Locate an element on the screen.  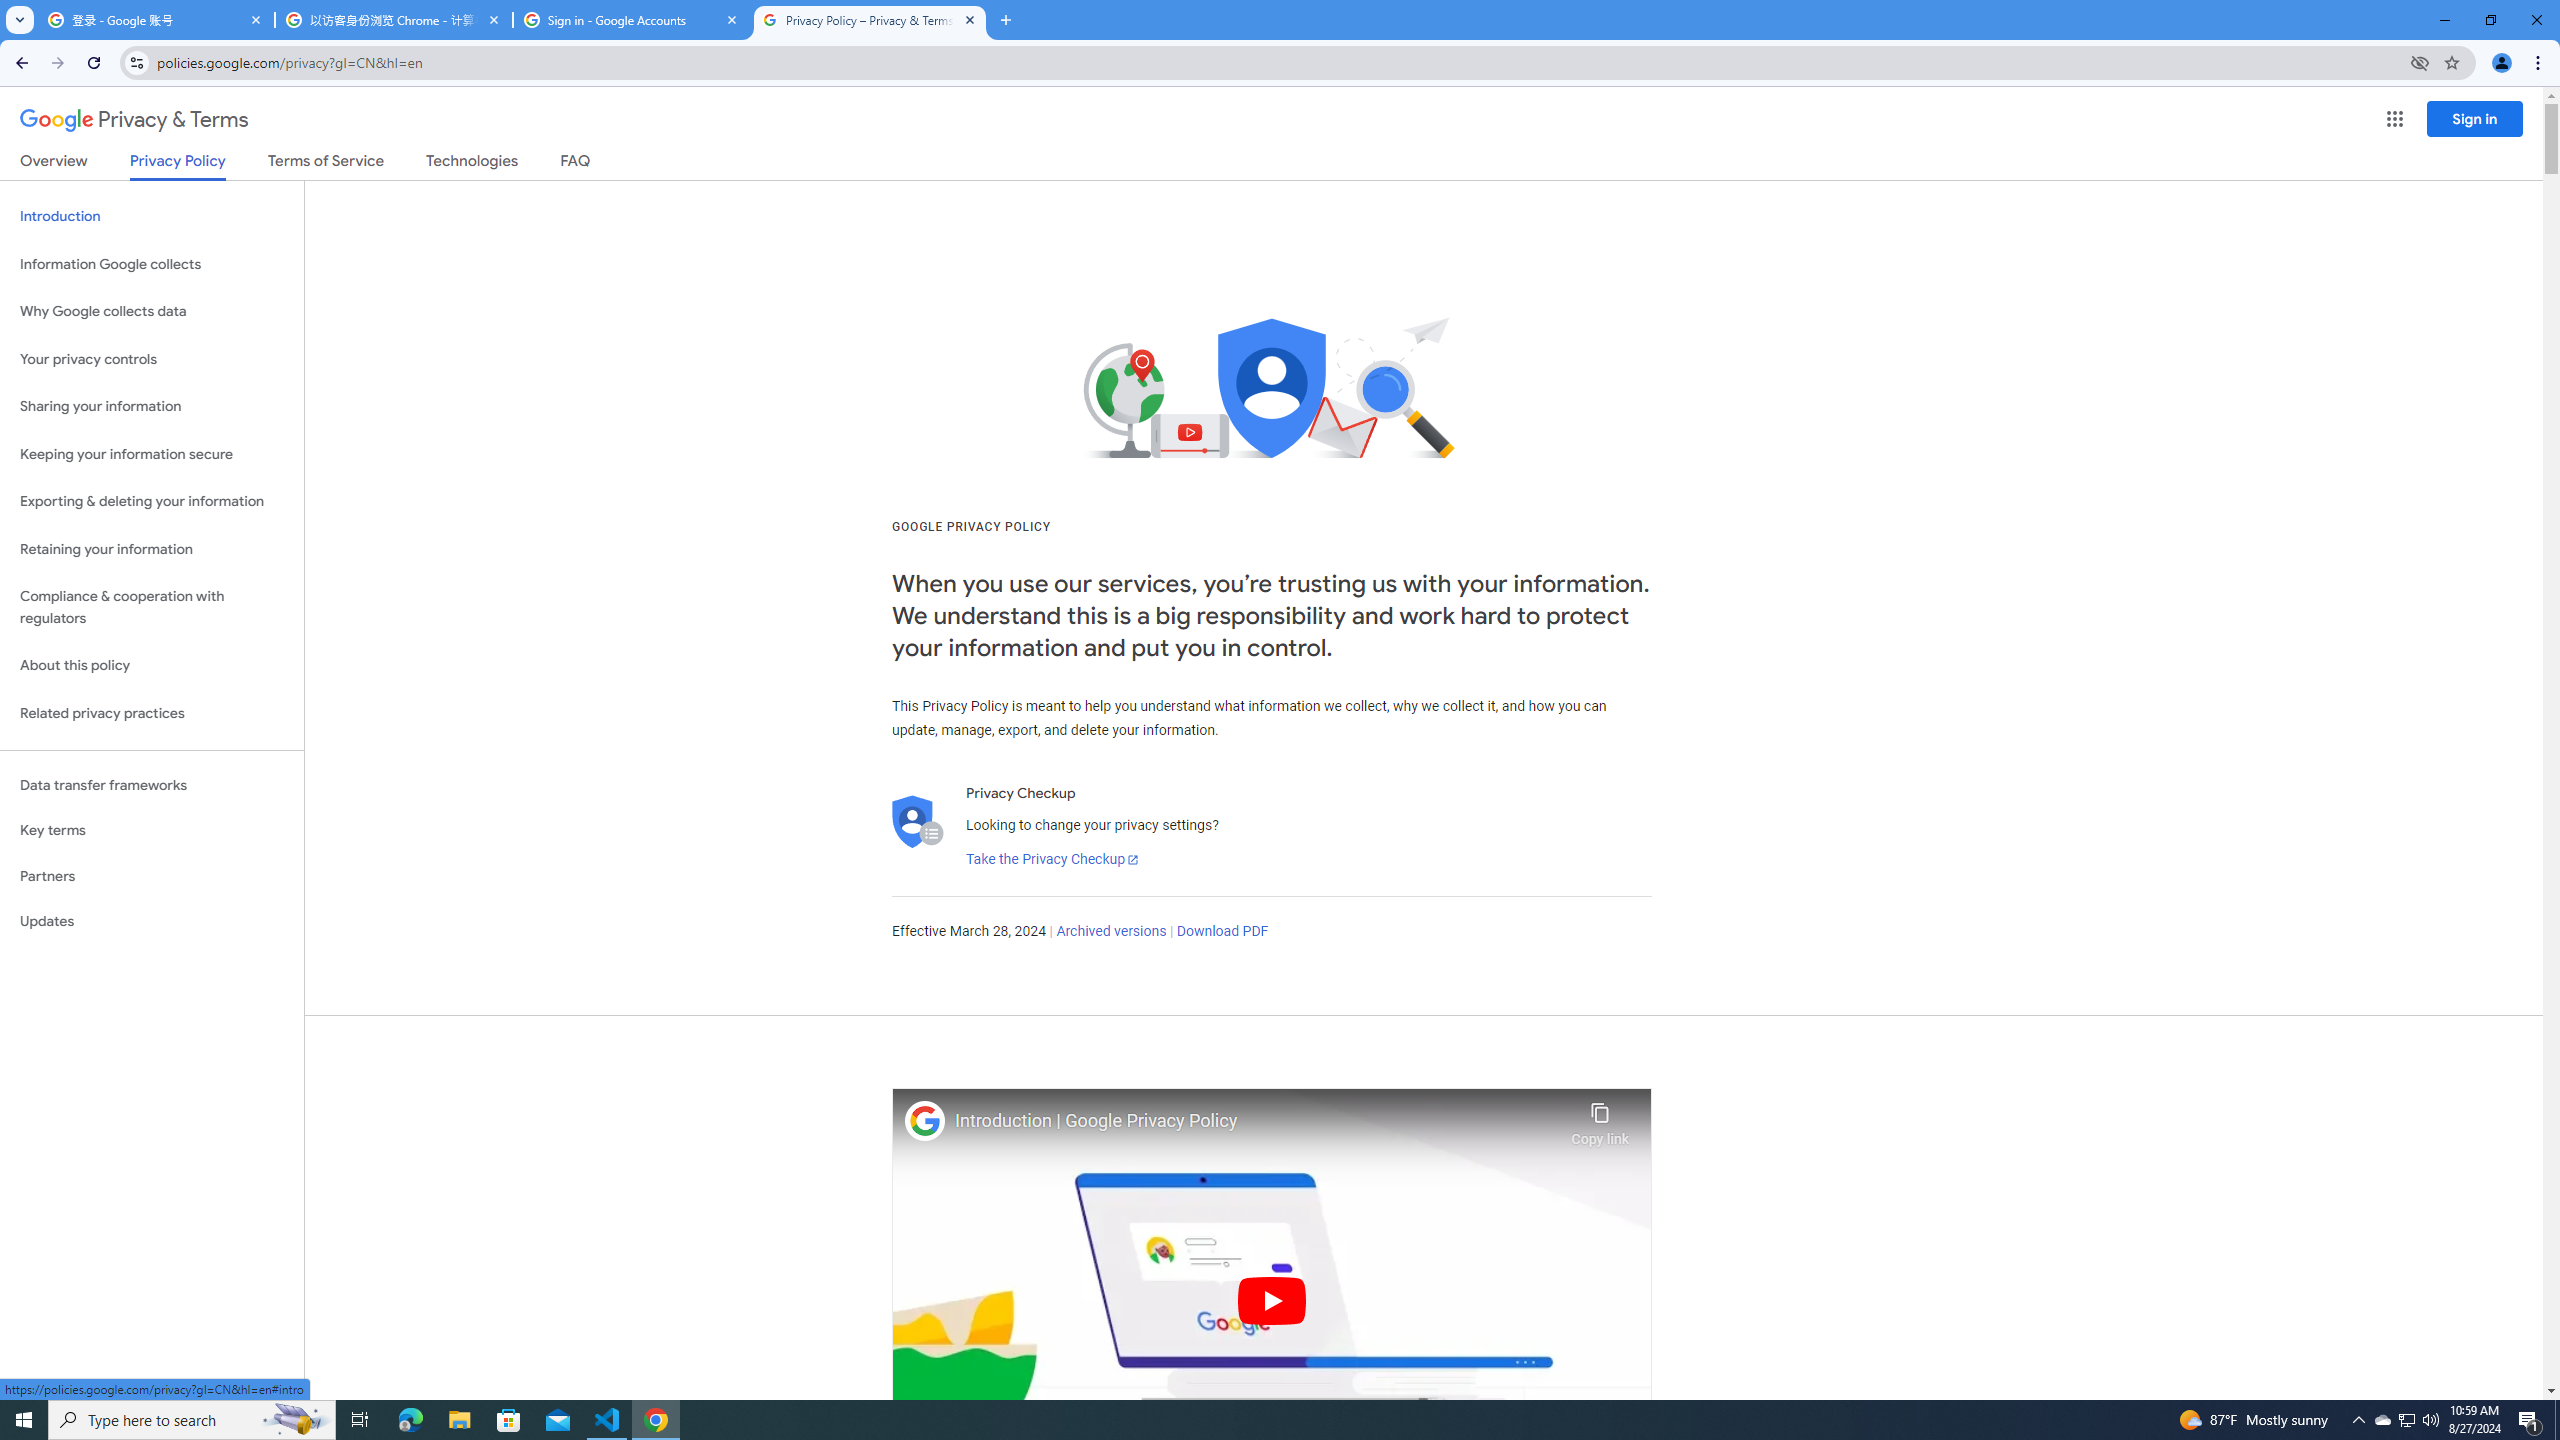
'Your privacy controls' is located at coordinates (151, 360).